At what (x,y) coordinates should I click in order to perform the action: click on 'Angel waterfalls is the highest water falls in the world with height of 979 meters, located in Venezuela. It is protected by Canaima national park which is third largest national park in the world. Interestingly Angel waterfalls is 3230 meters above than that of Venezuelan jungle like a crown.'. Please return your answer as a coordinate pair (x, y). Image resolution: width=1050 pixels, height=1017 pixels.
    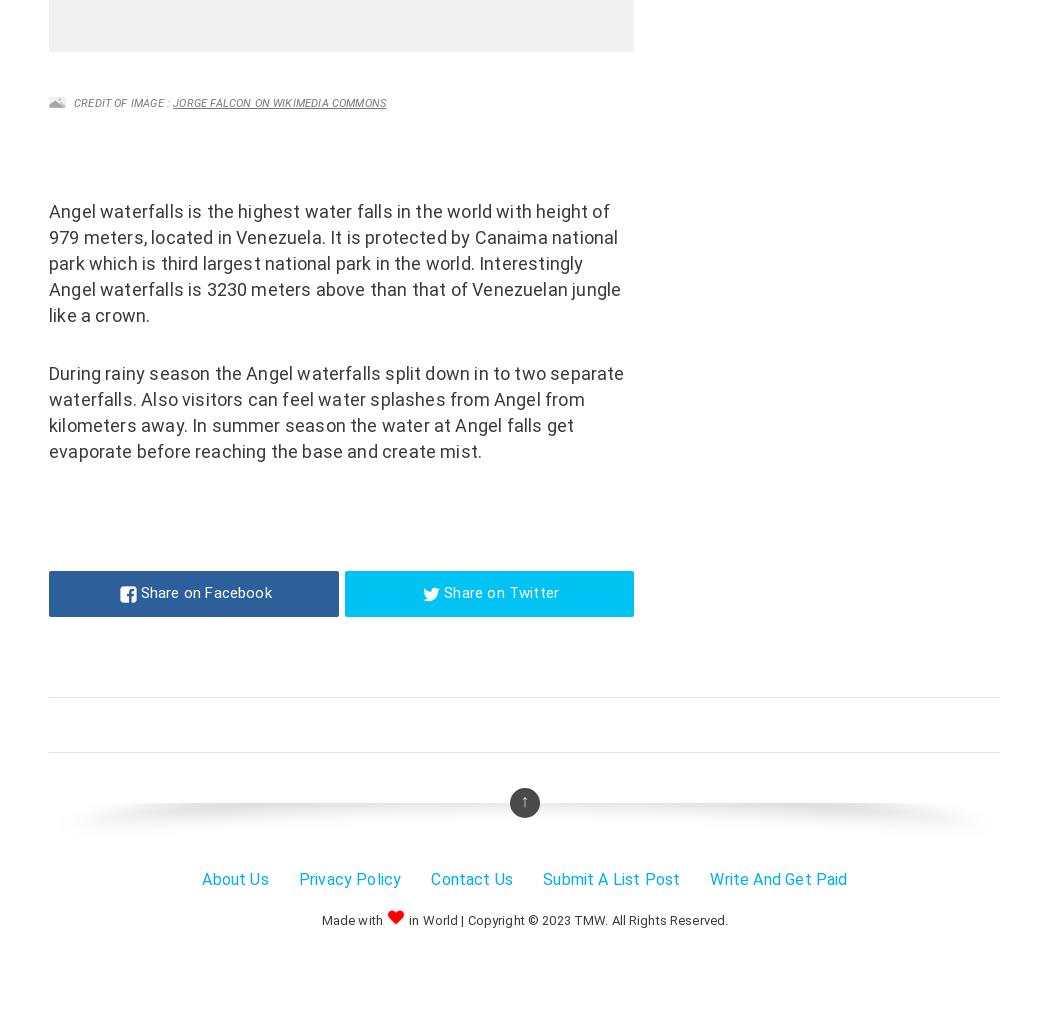
    Looking at the image, I should click on (334, 262).